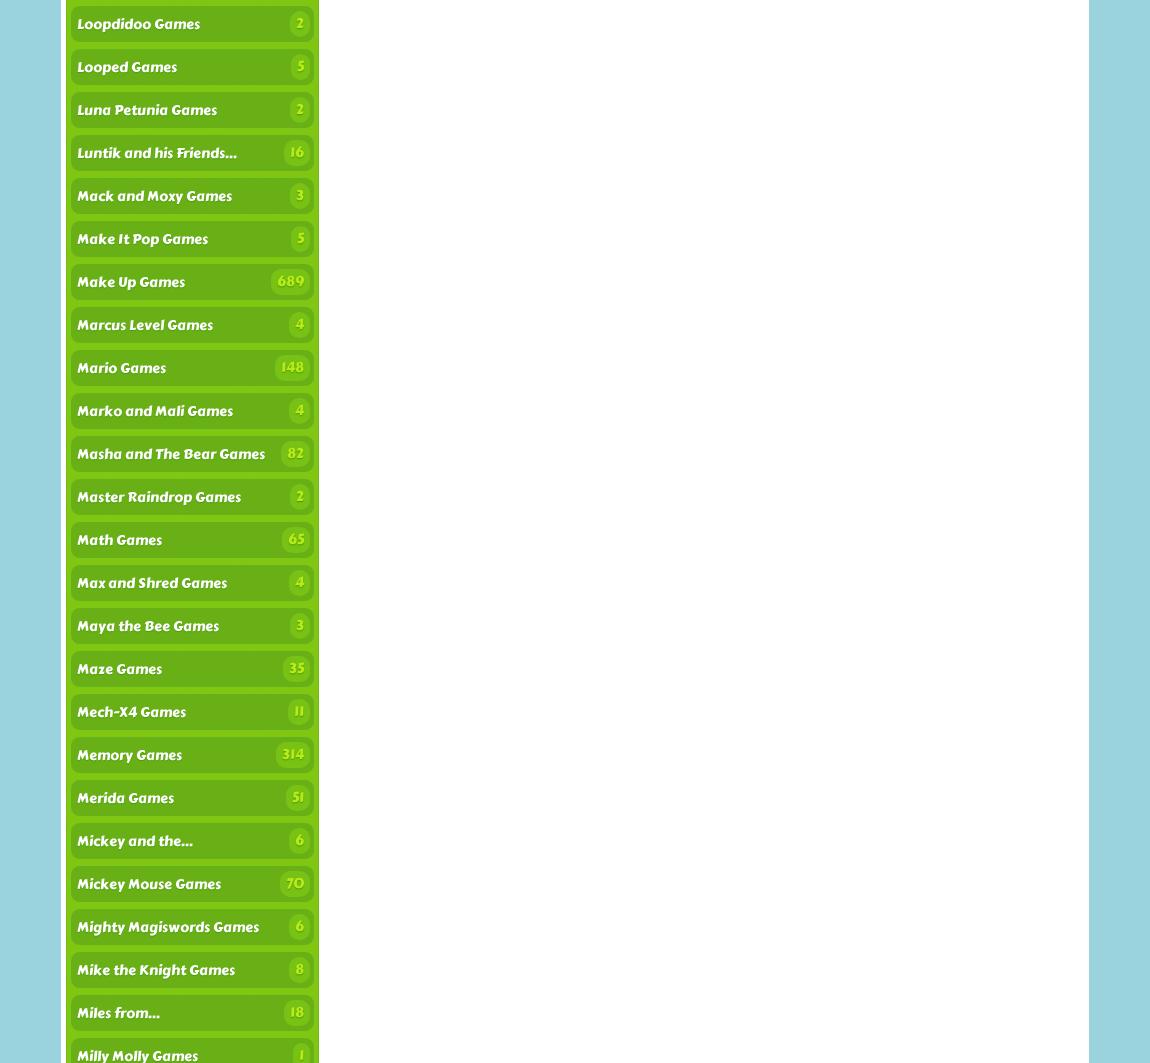  What do you see at coordinates (292, 367) in the screenshot?
I see `'148'` at bounding box center [292, 367].